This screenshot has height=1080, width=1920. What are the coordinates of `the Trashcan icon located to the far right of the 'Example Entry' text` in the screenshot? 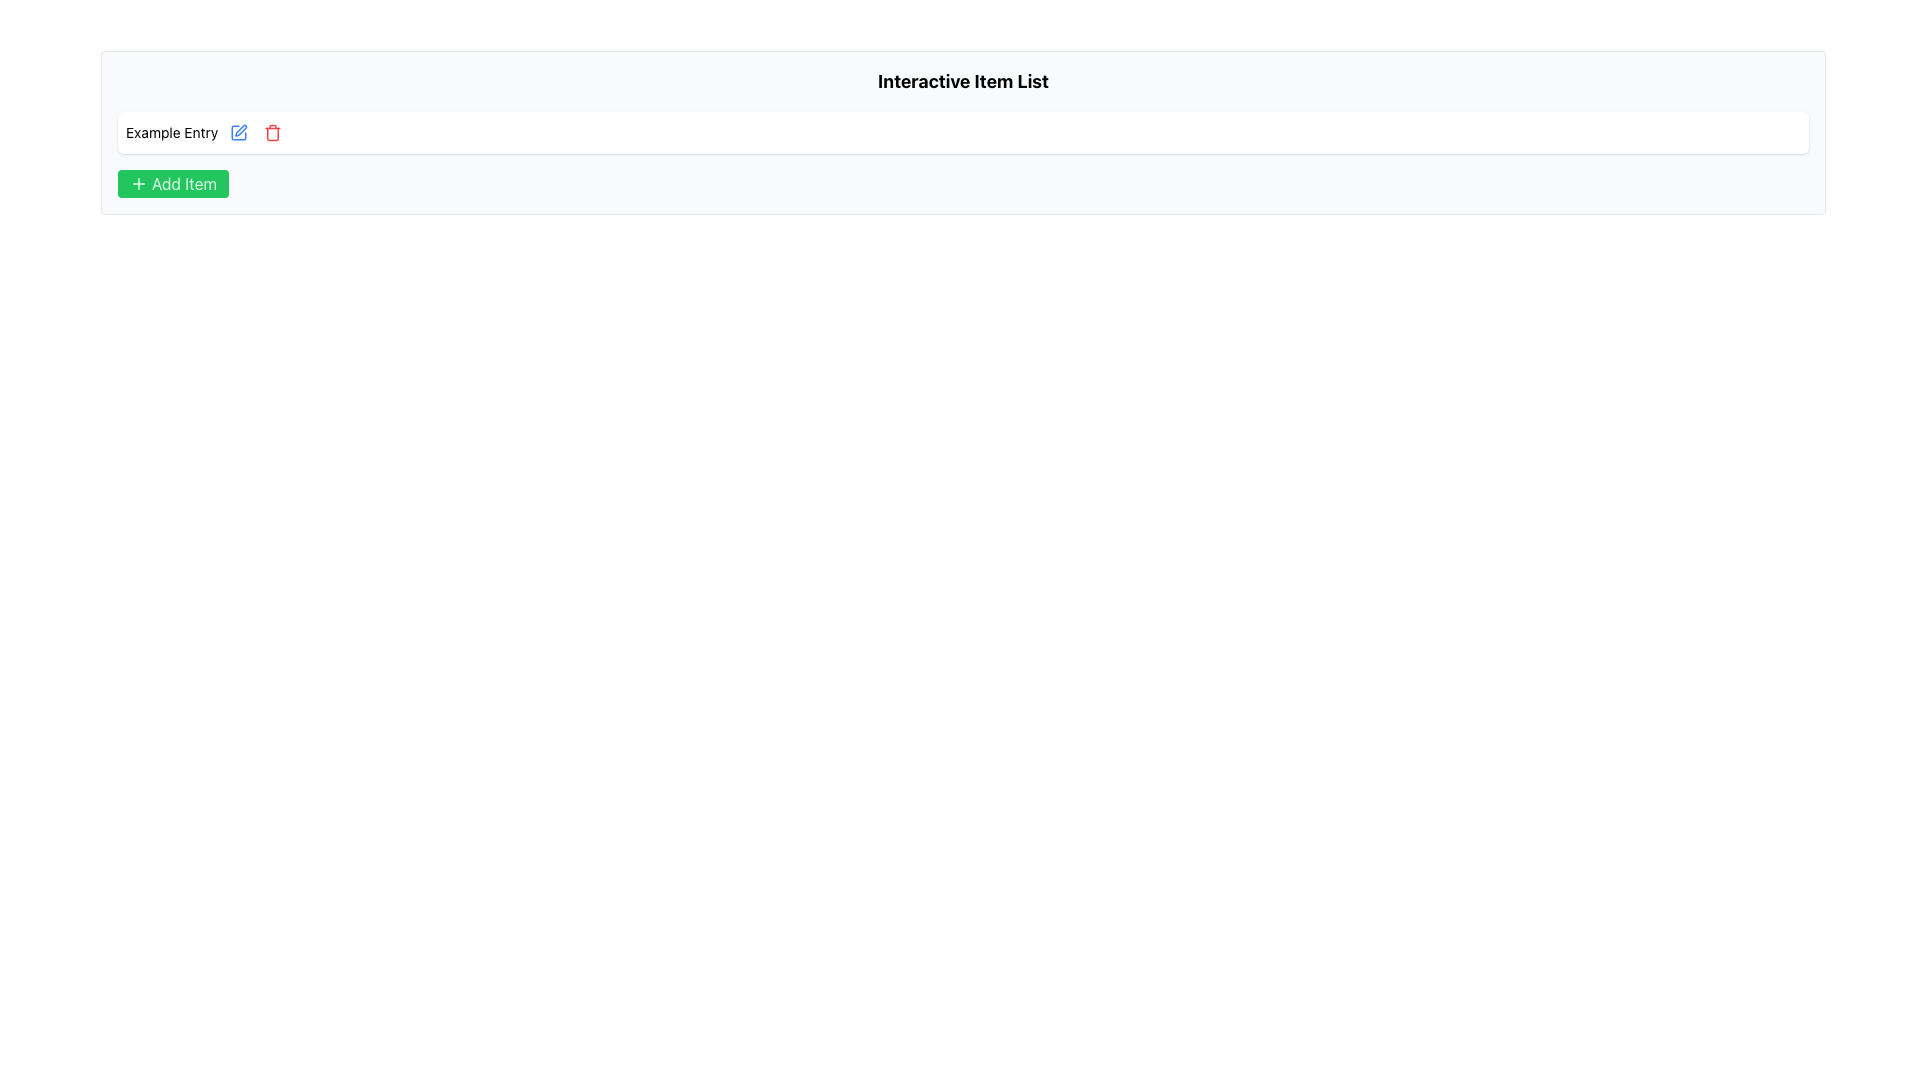 It's located at (272, 132).